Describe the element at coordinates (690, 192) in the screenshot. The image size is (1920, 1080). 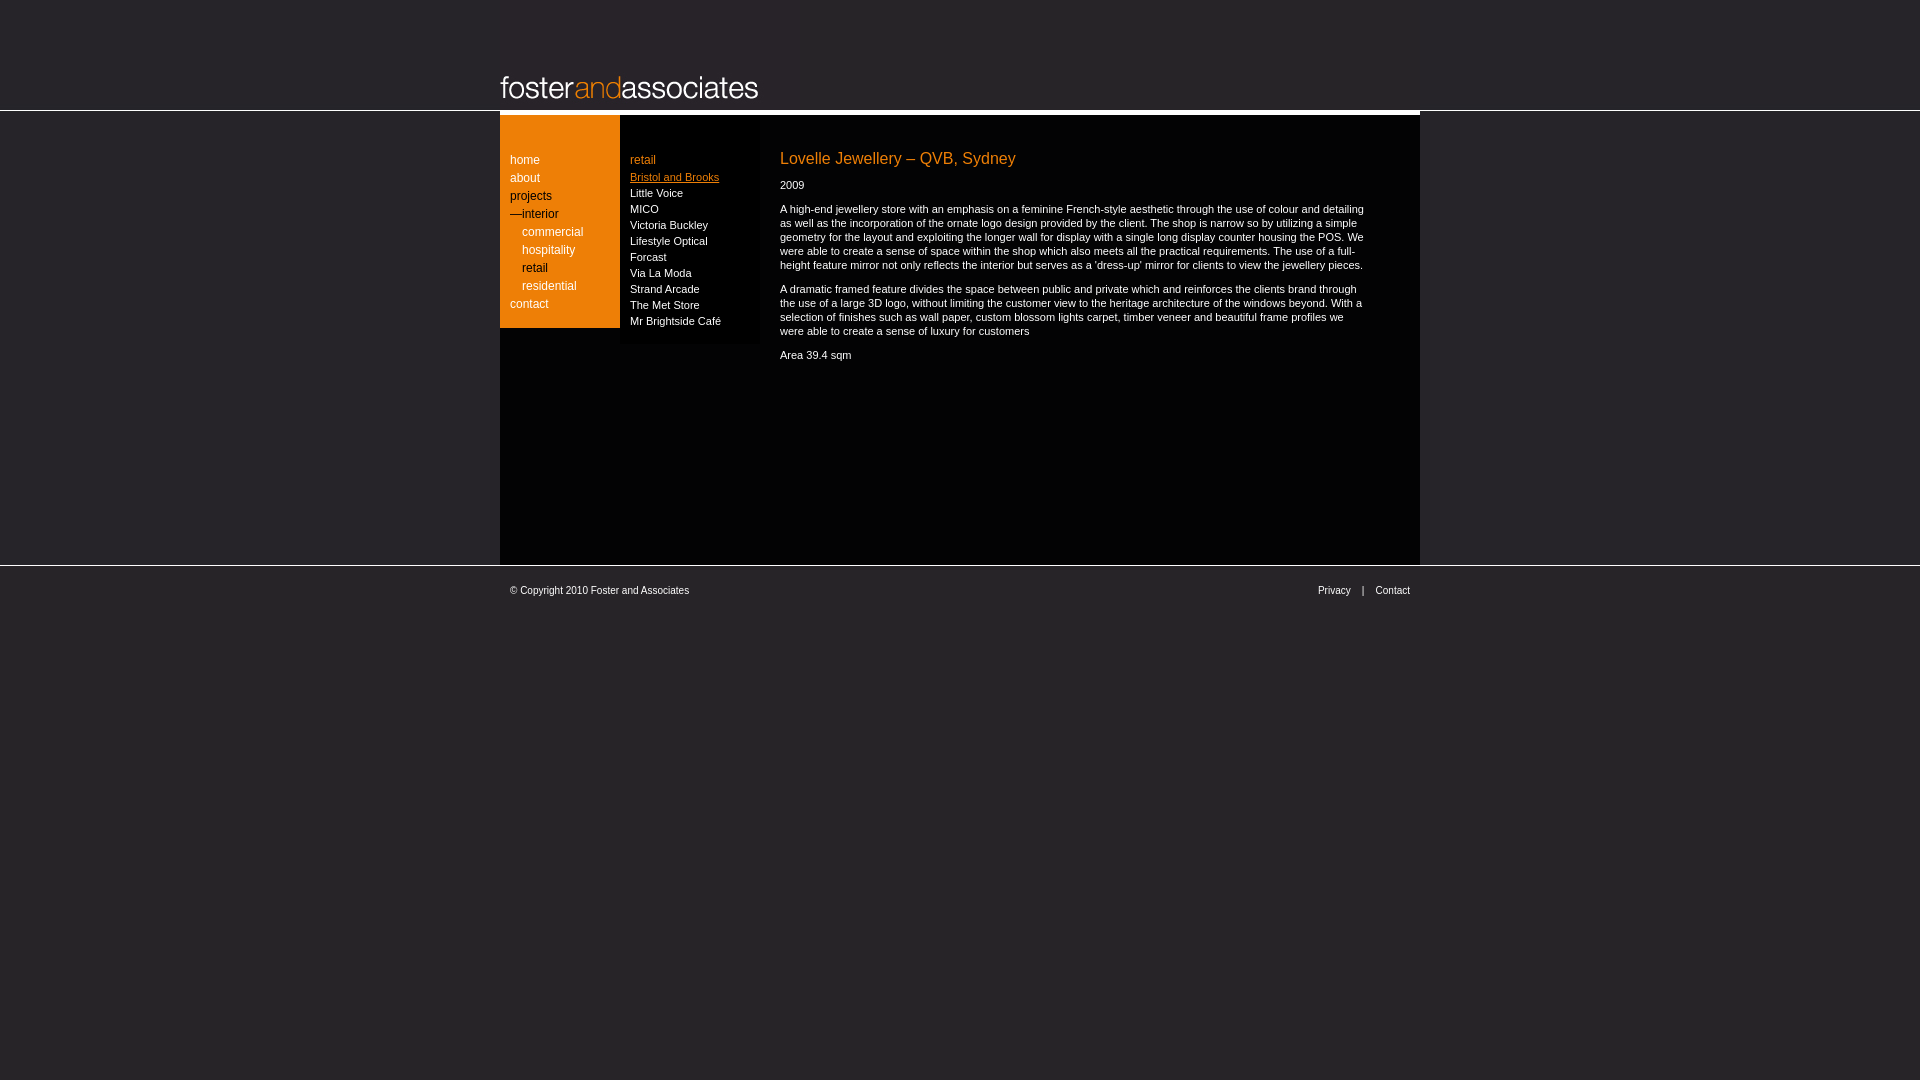
I see `'Little Voice'` at that location.